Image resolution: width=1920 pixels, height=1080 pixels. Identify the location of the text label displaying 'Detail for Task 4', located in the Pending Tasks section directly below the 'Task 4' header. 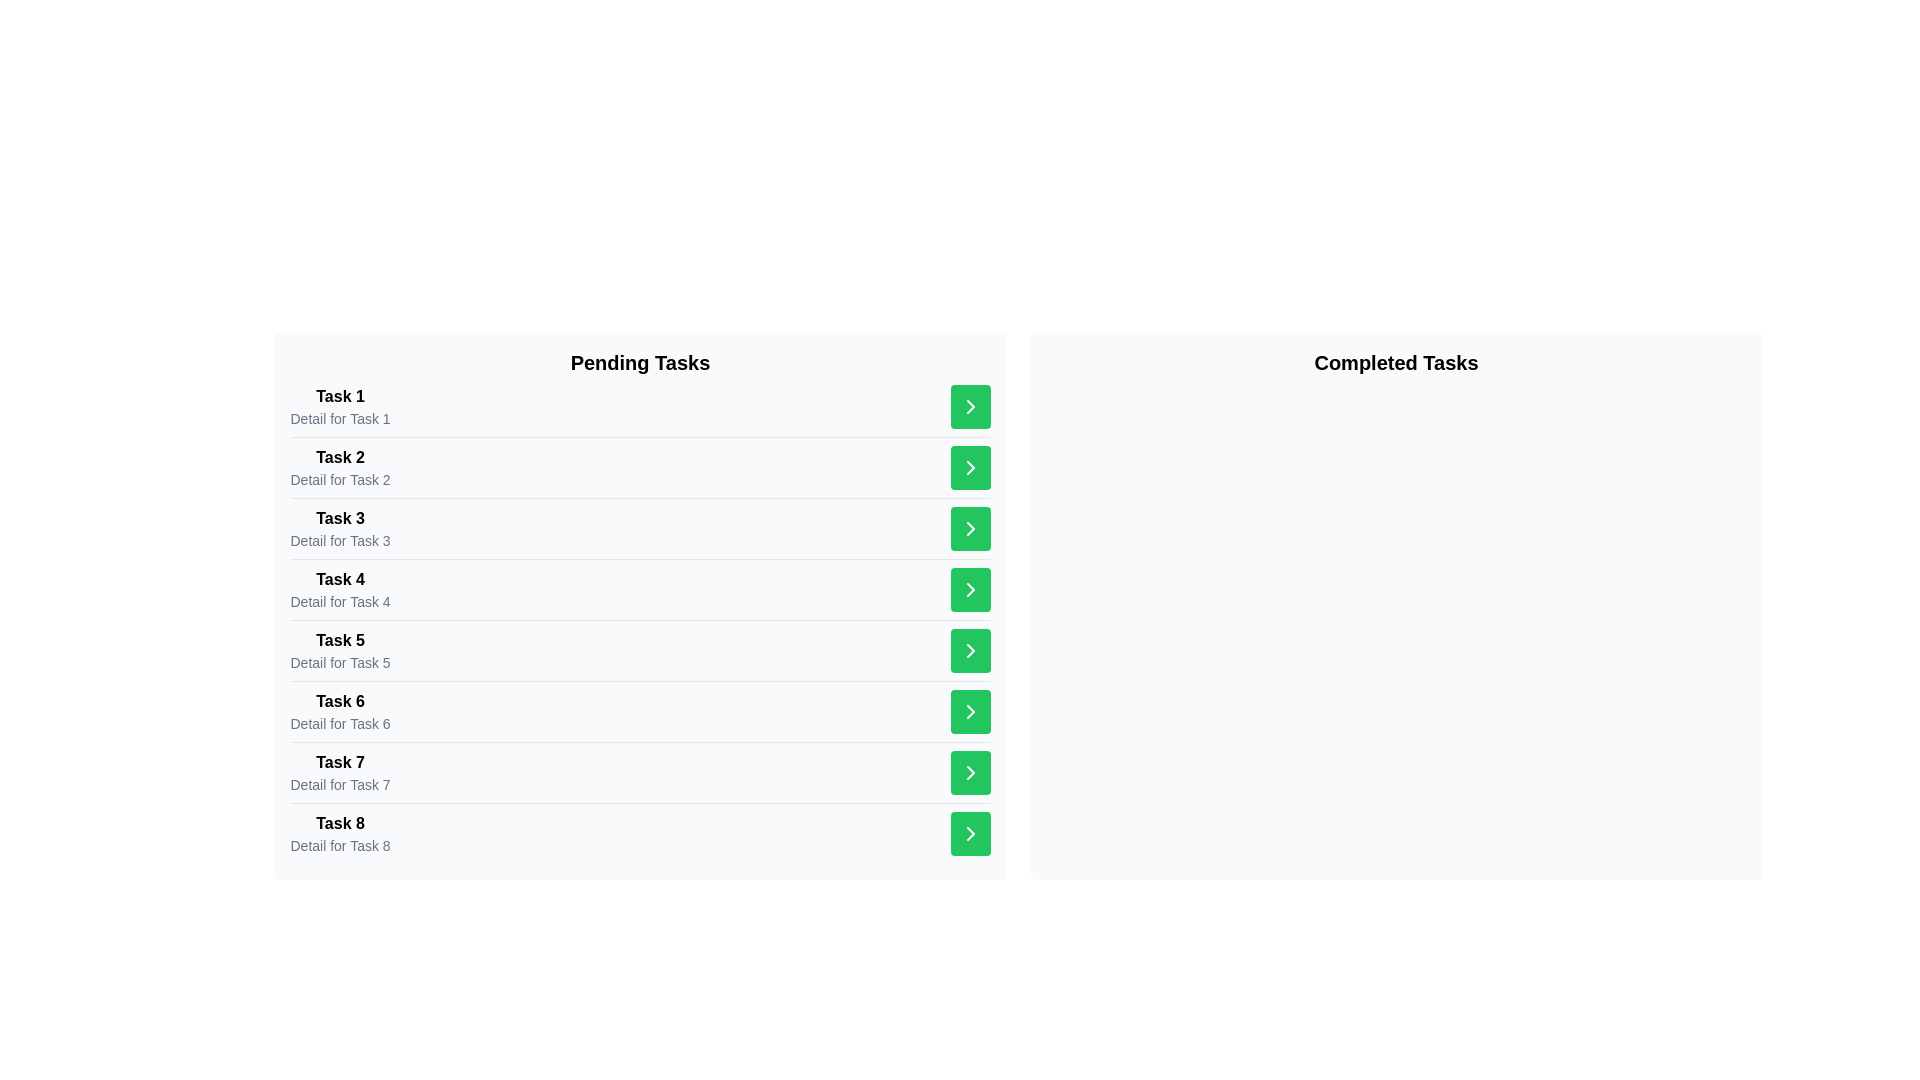
(340, 600).